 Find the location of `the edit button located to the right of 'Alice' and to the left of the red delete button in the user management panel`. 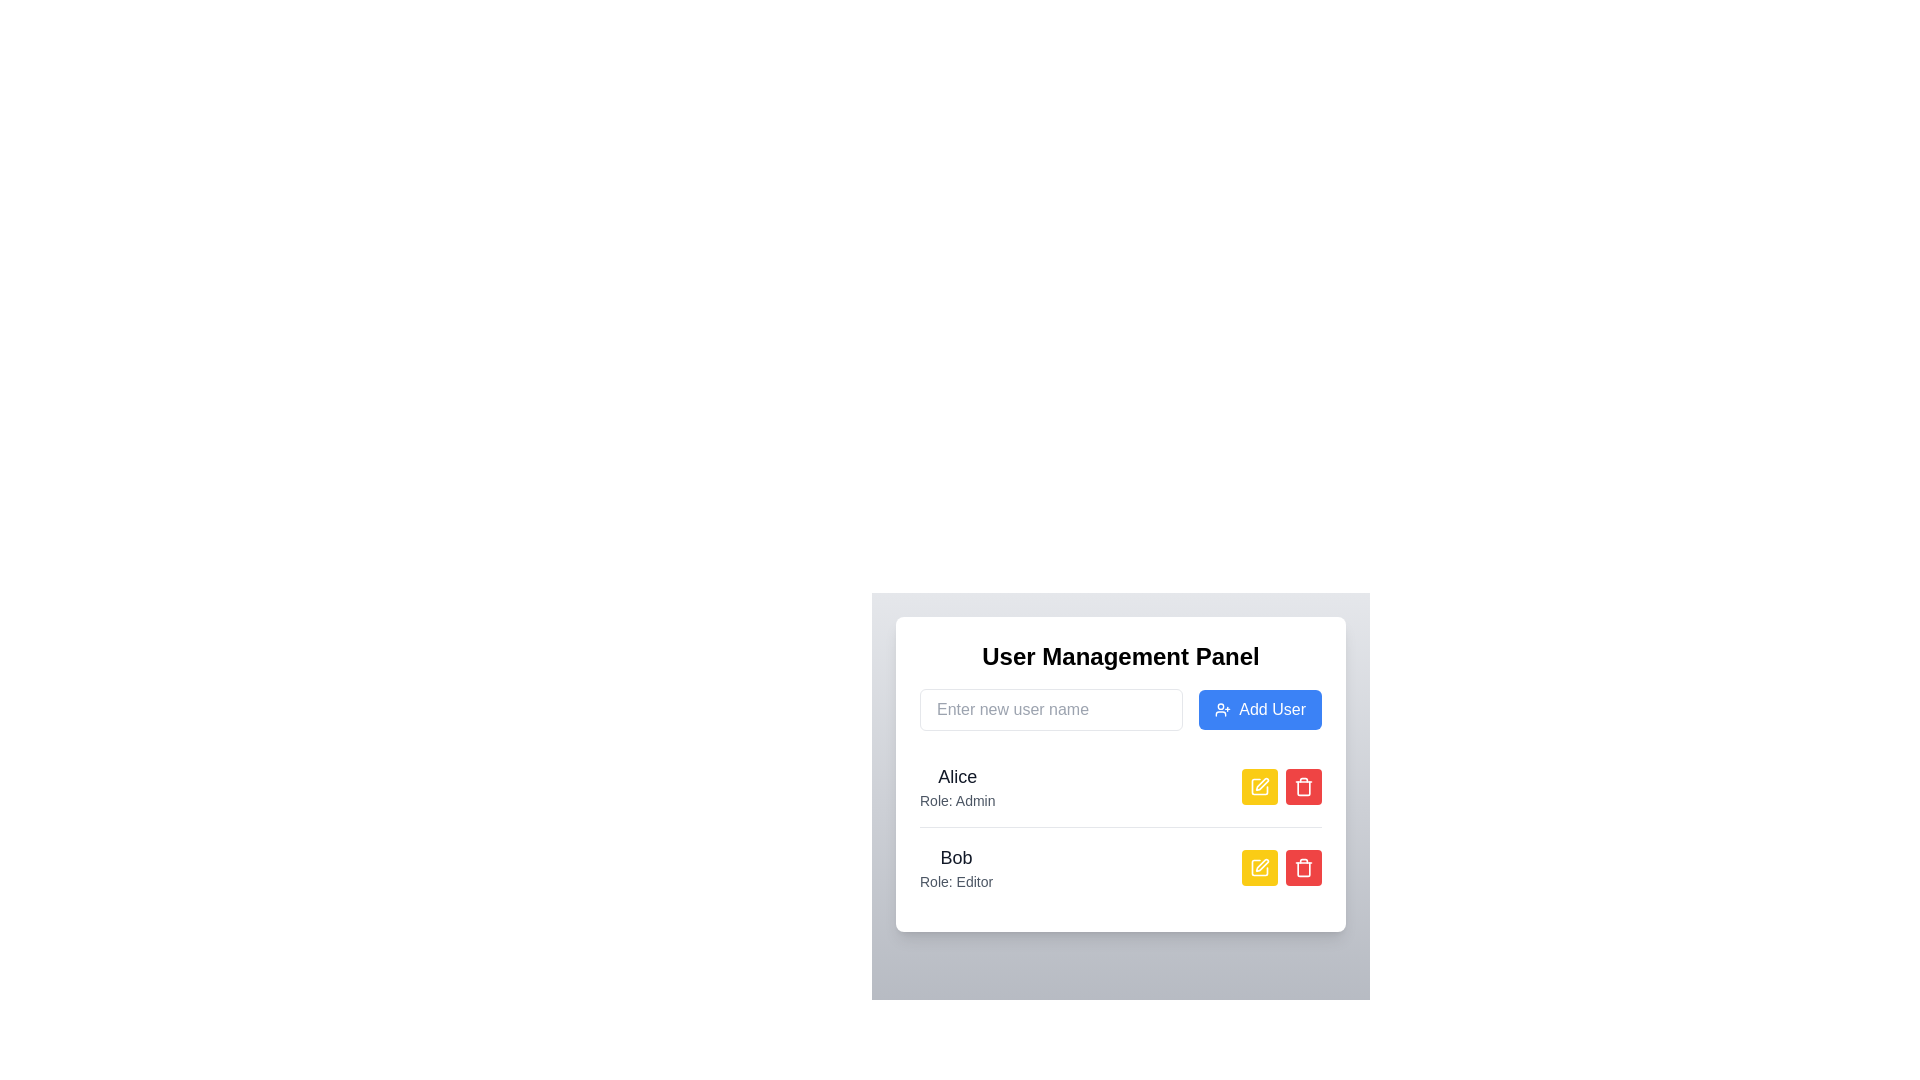

the edit button located to the right of 'Alice' and to the left of the red delete button in the user management panel is located at coordinates (1258, 785).